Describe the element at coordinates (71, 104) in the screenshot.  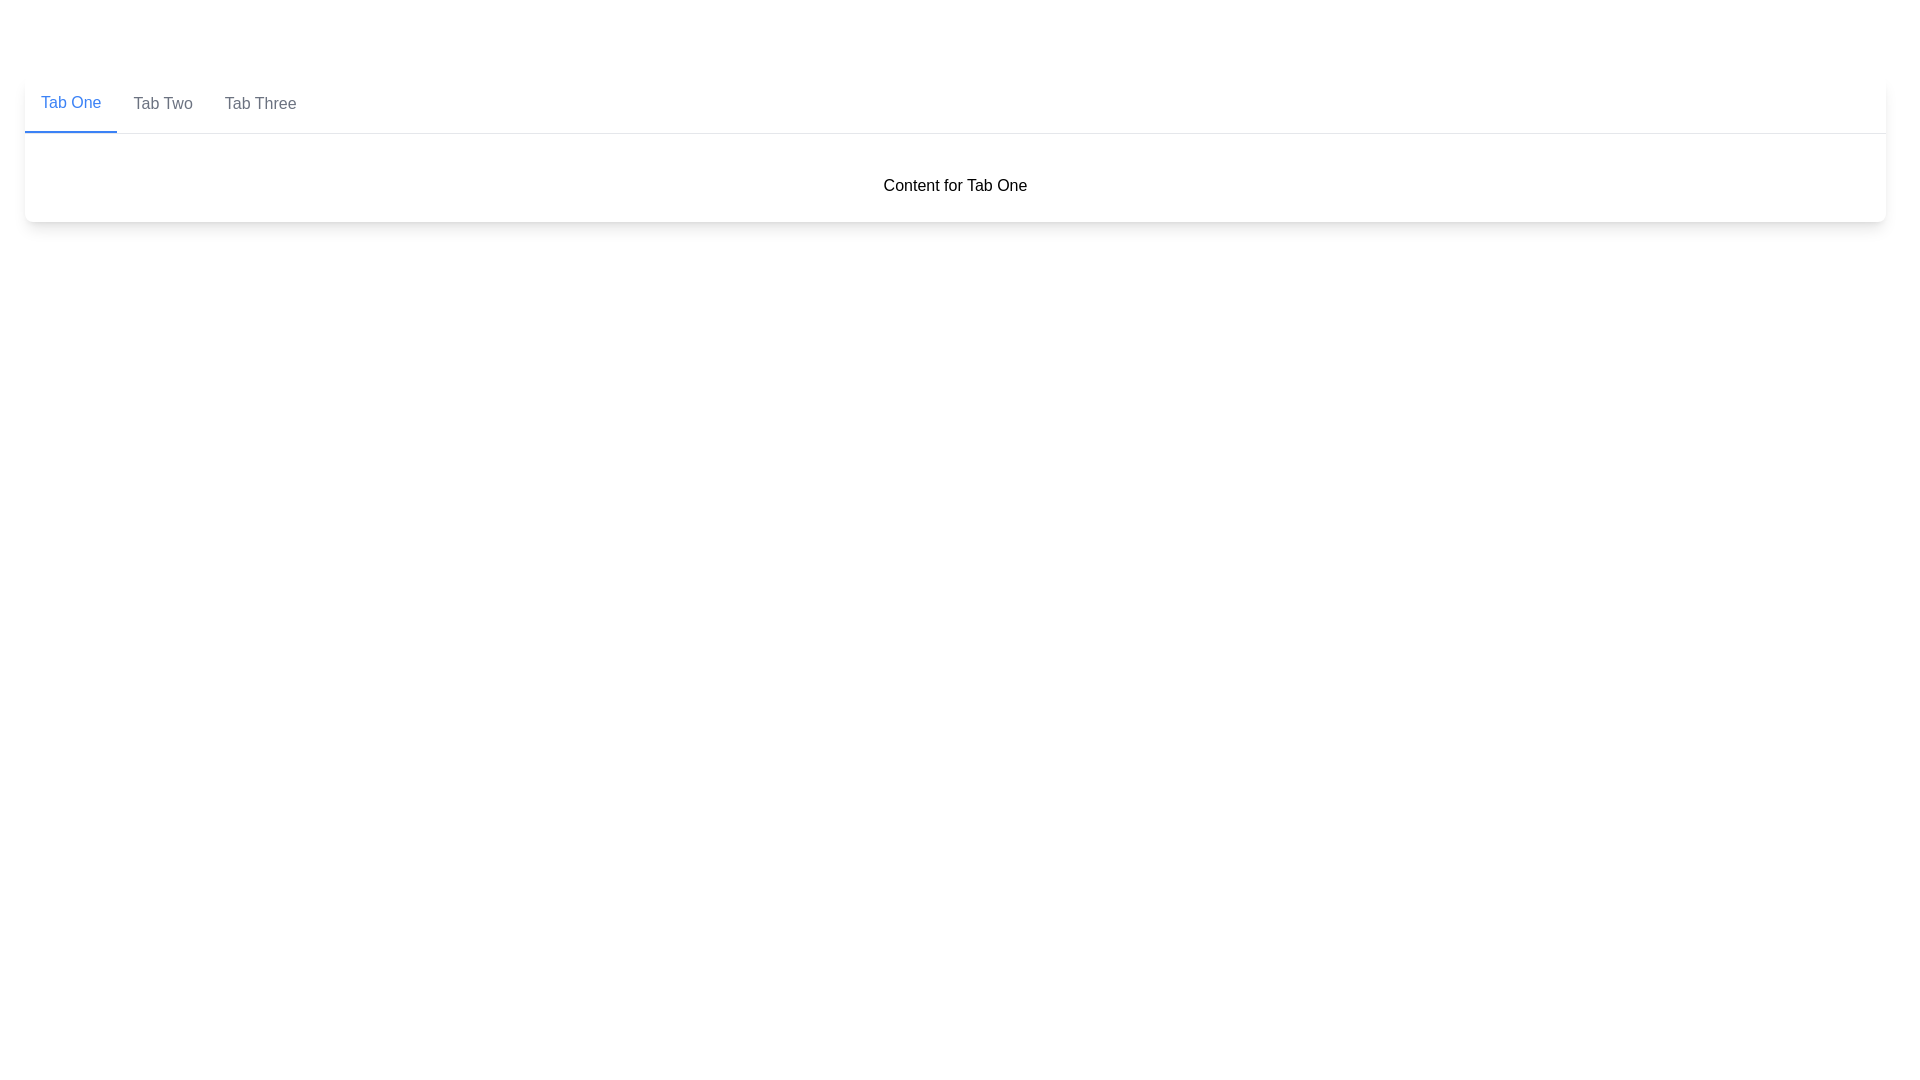
I see `the tab Tab One` at that location.